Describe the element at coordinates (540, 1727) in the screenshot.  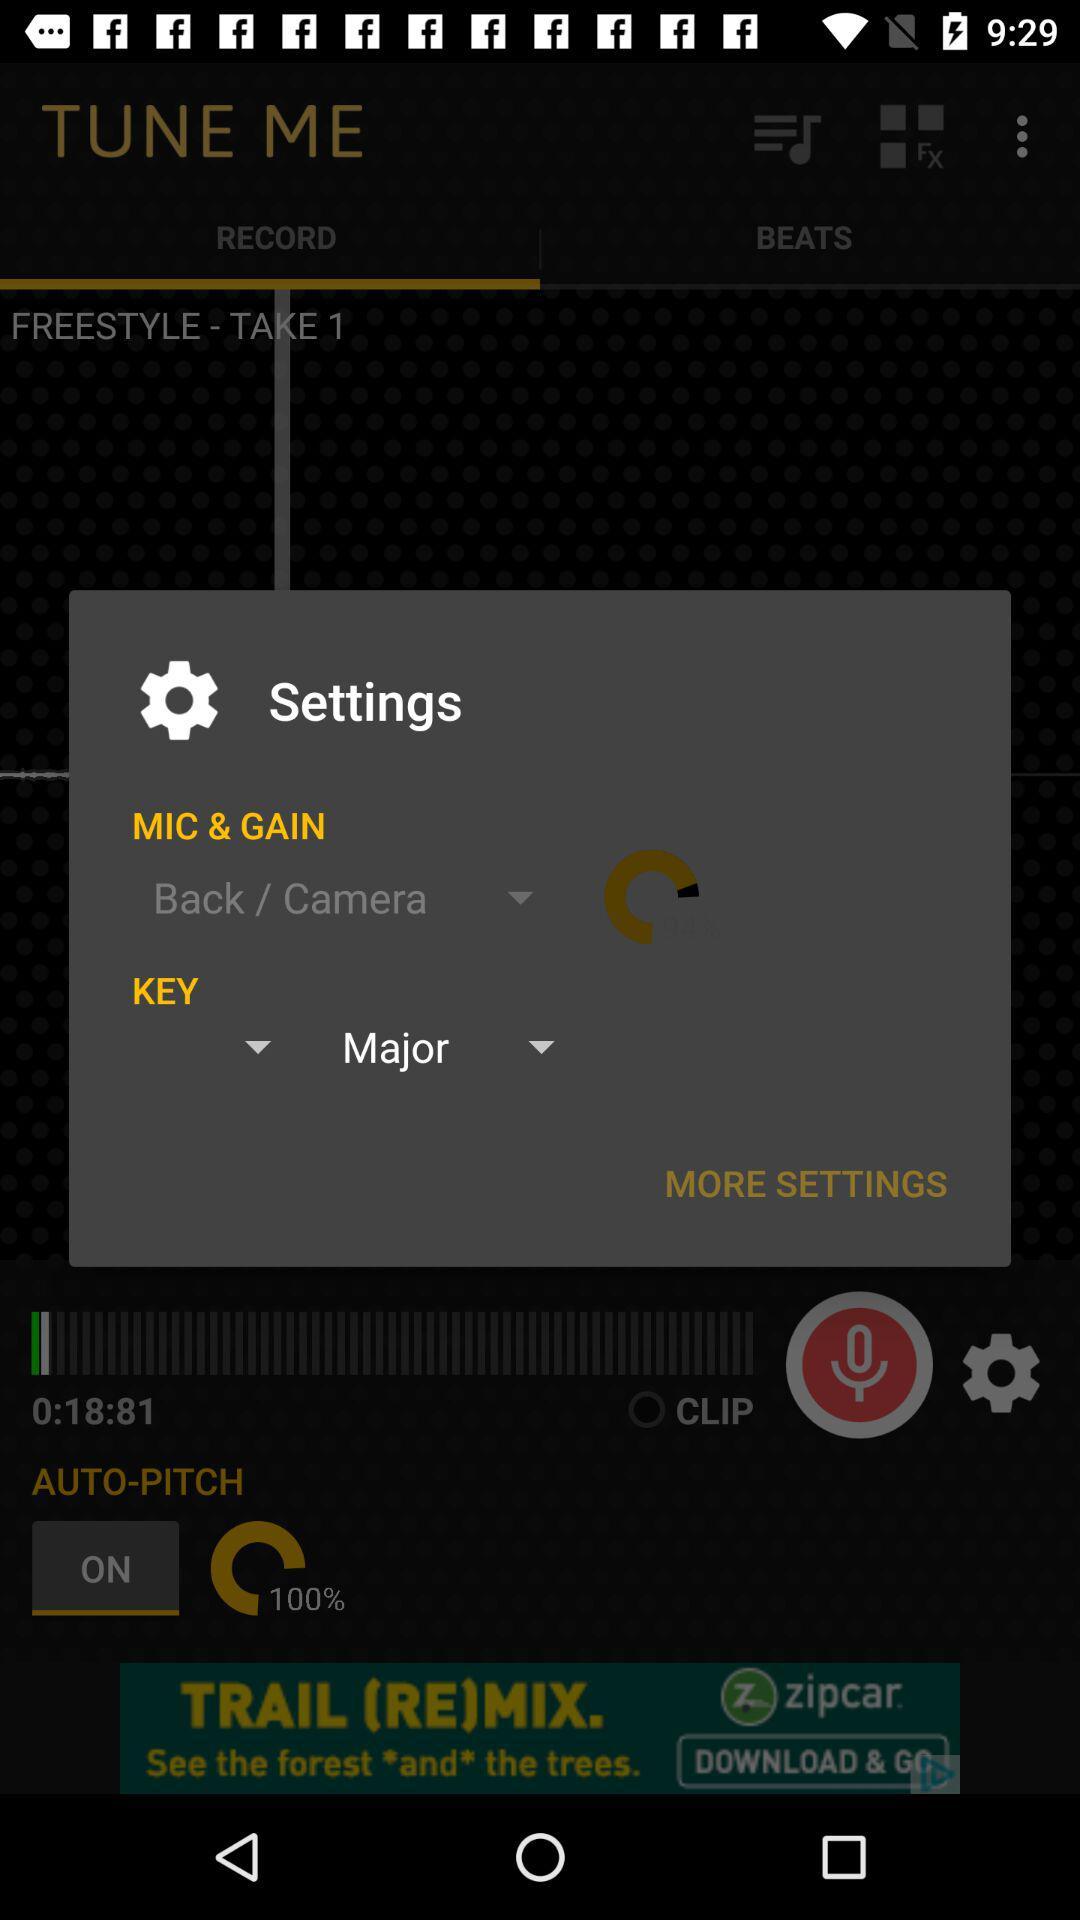
I see `item below the on icon` at that location.